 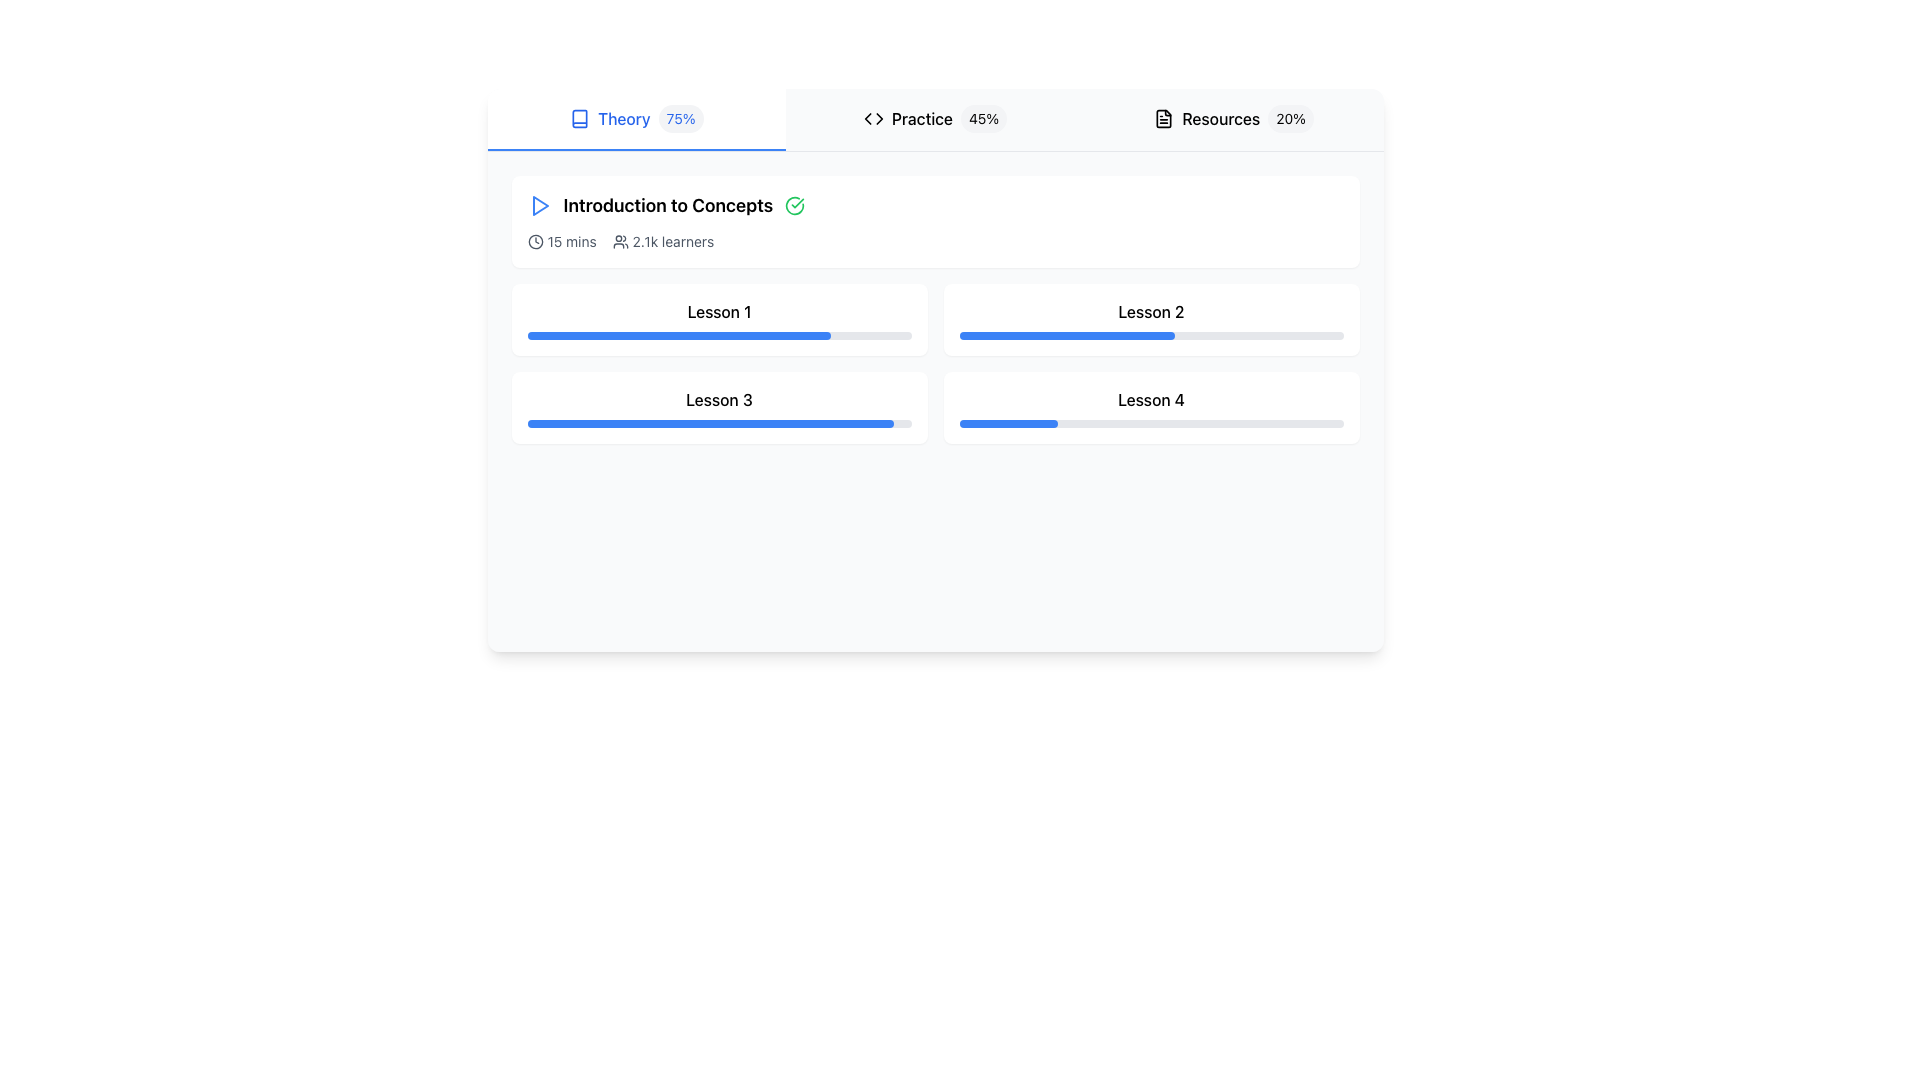 What do you see at coordinates (710, 423) in the screenshot?
I see `the blue progress bar located in the lower part of the cell labeled 'Lesson 3', which is filled to approximately 95% of its total width, to visually assess the progress` at bounding box center [710, 423].